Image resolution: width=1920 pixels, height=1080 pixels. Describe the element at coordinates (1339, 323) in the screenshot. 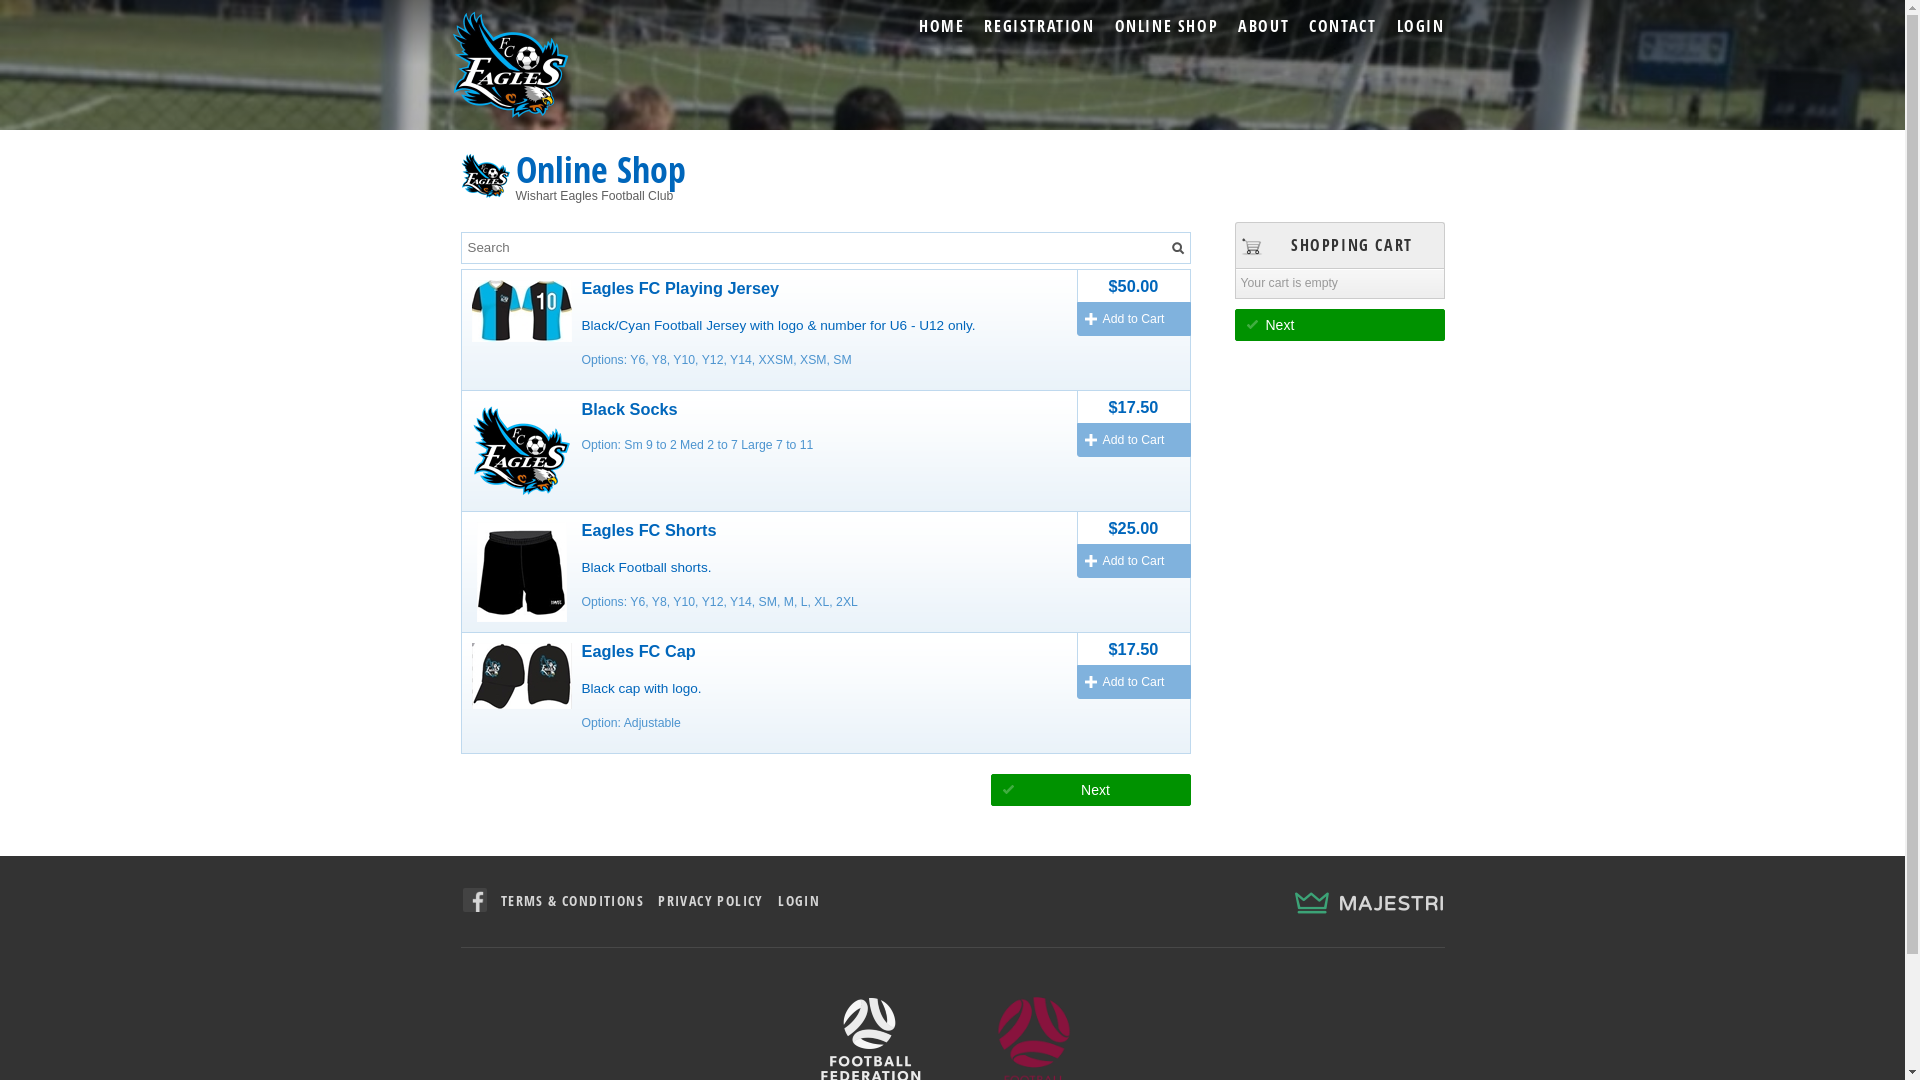

I see `'Next'` at that location.